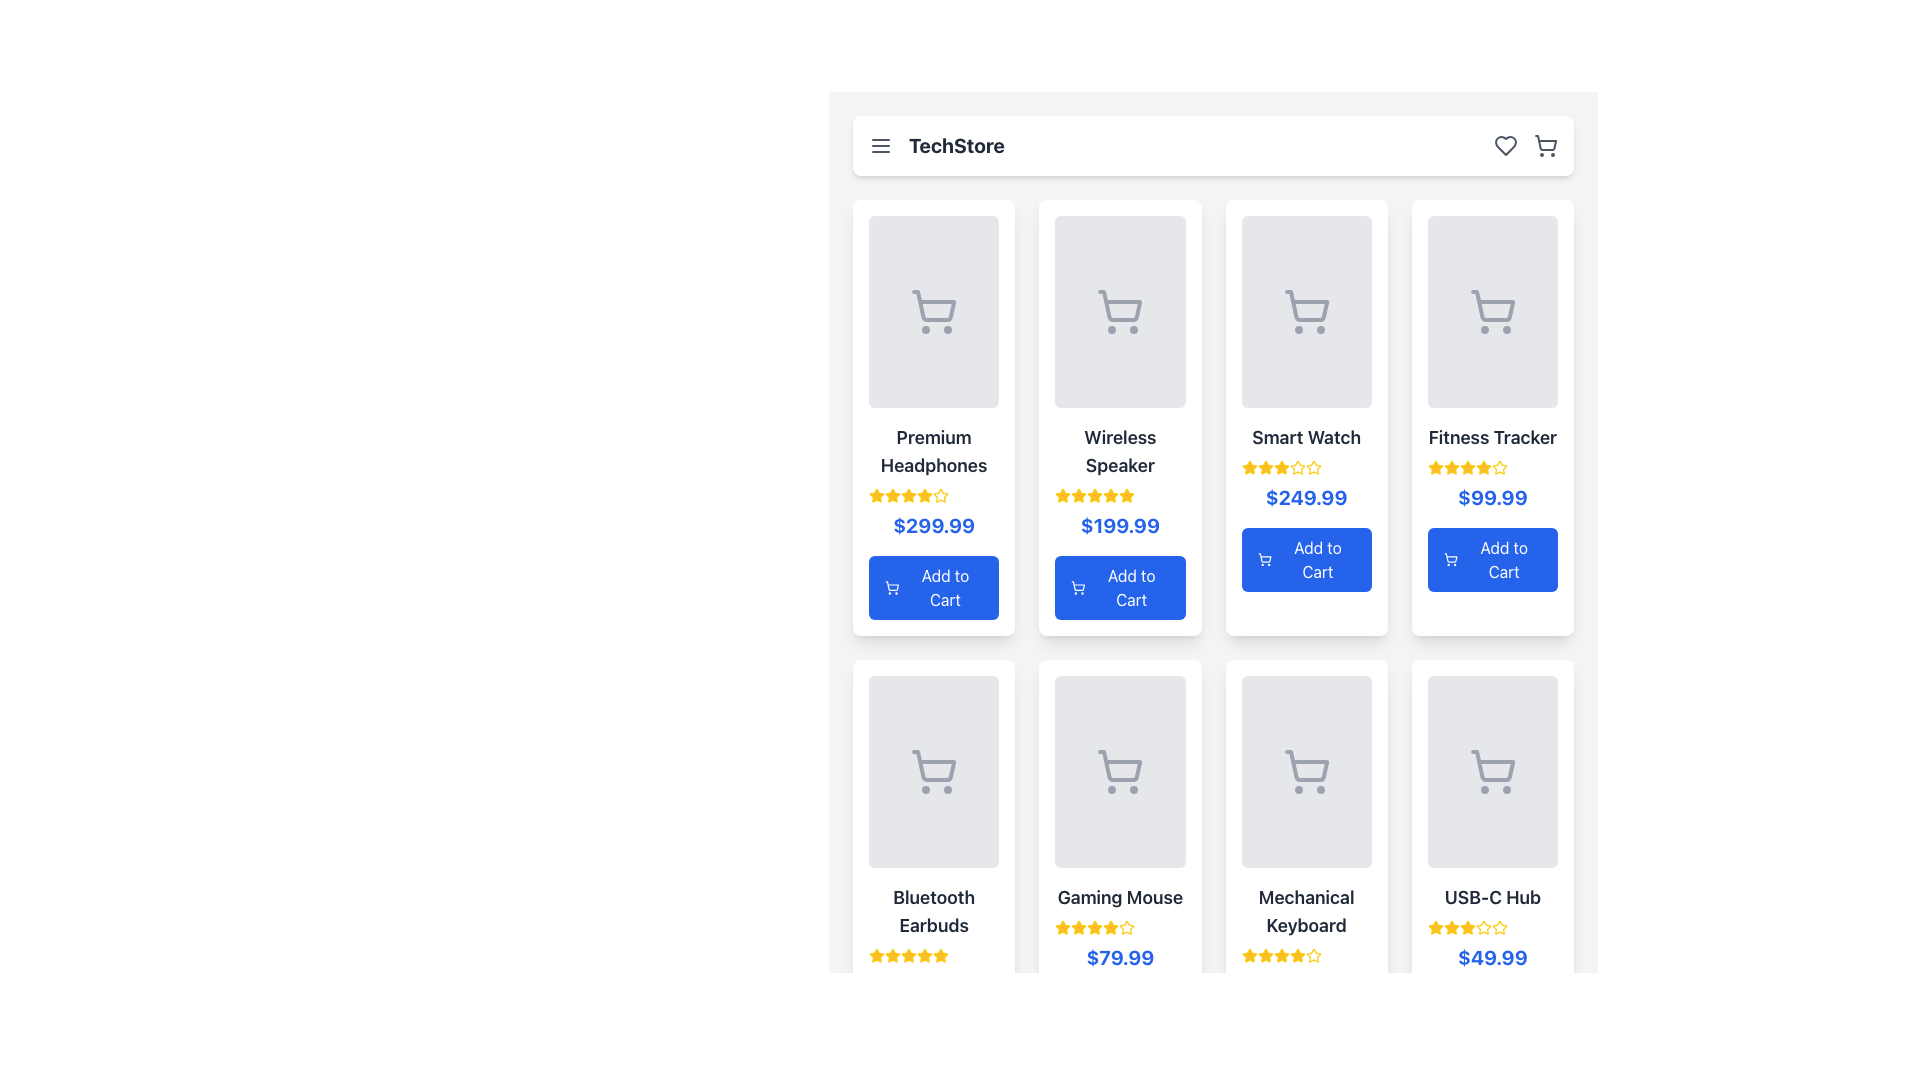  What do you see at coordinates (891, 954) in the screenshot?
I see `the first rating star icon for the Bluetooth Earbuds product` at bounding box center [891, 954].